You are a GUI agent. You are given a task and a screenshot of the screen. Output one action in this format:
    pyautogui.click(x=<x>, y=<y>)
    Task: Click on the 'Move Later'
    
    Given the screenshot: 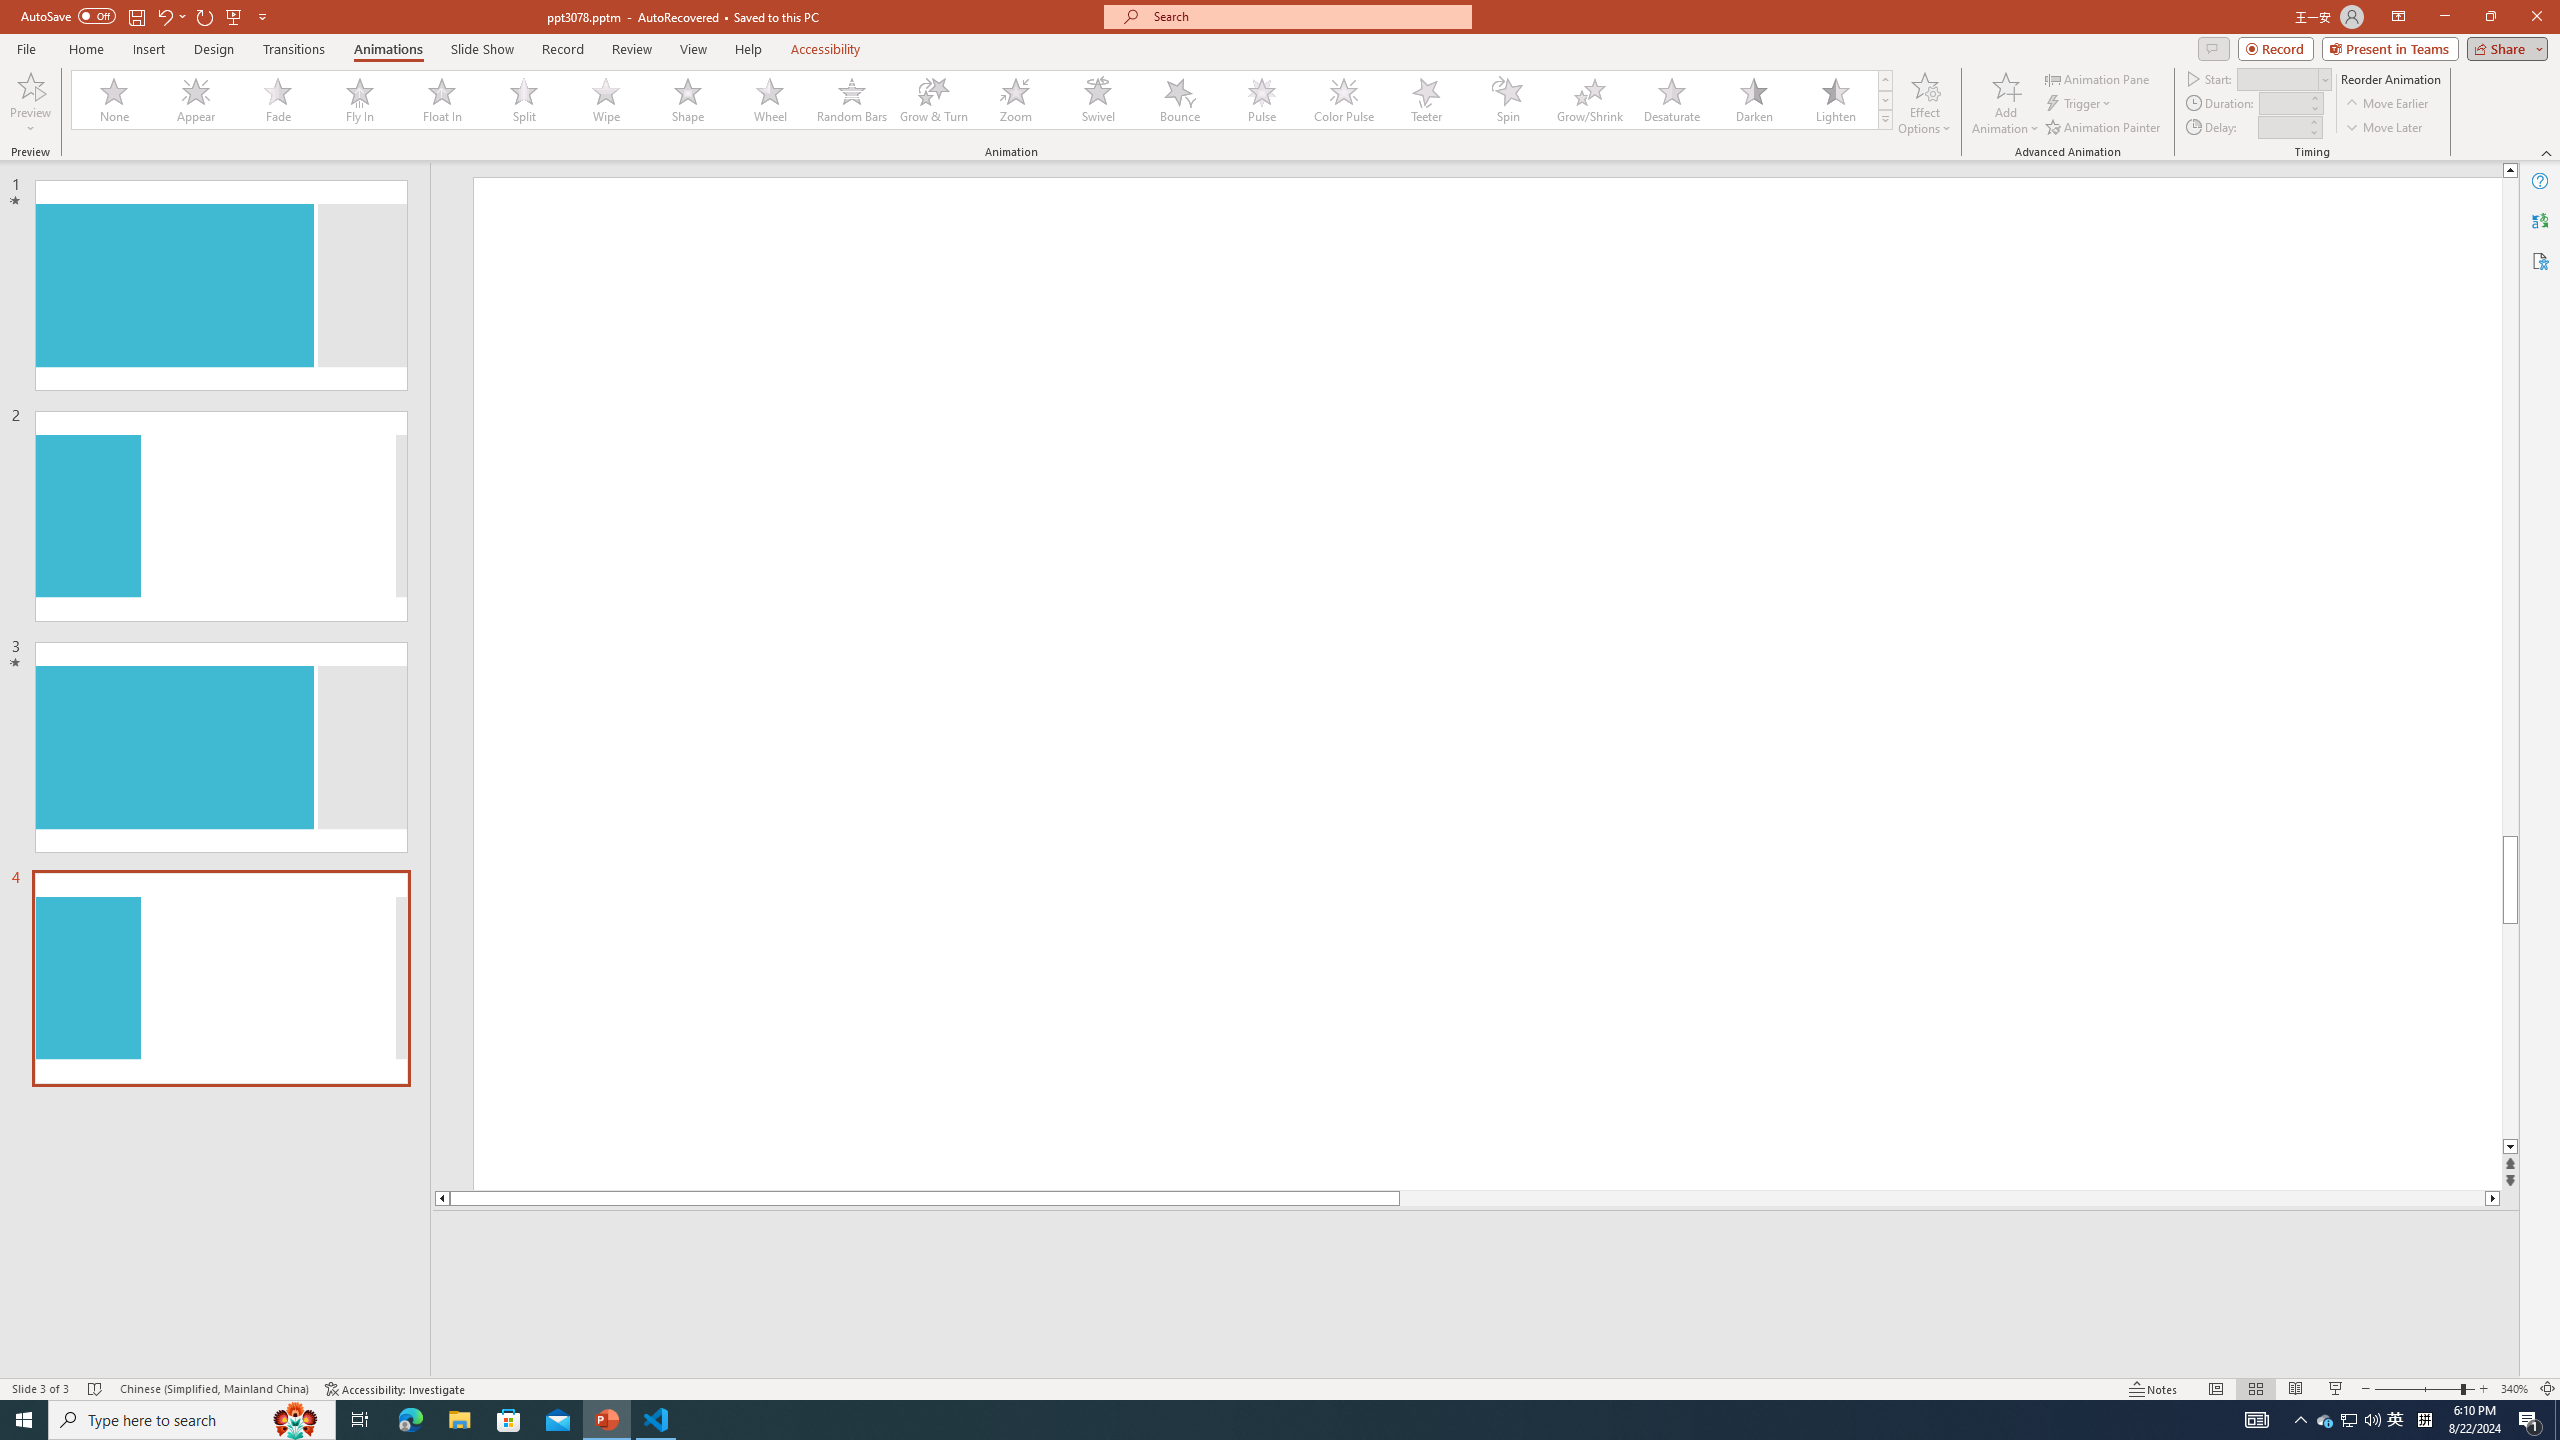 What is the action you would take?
    pyautogui.click(x=2384, y=127)
    